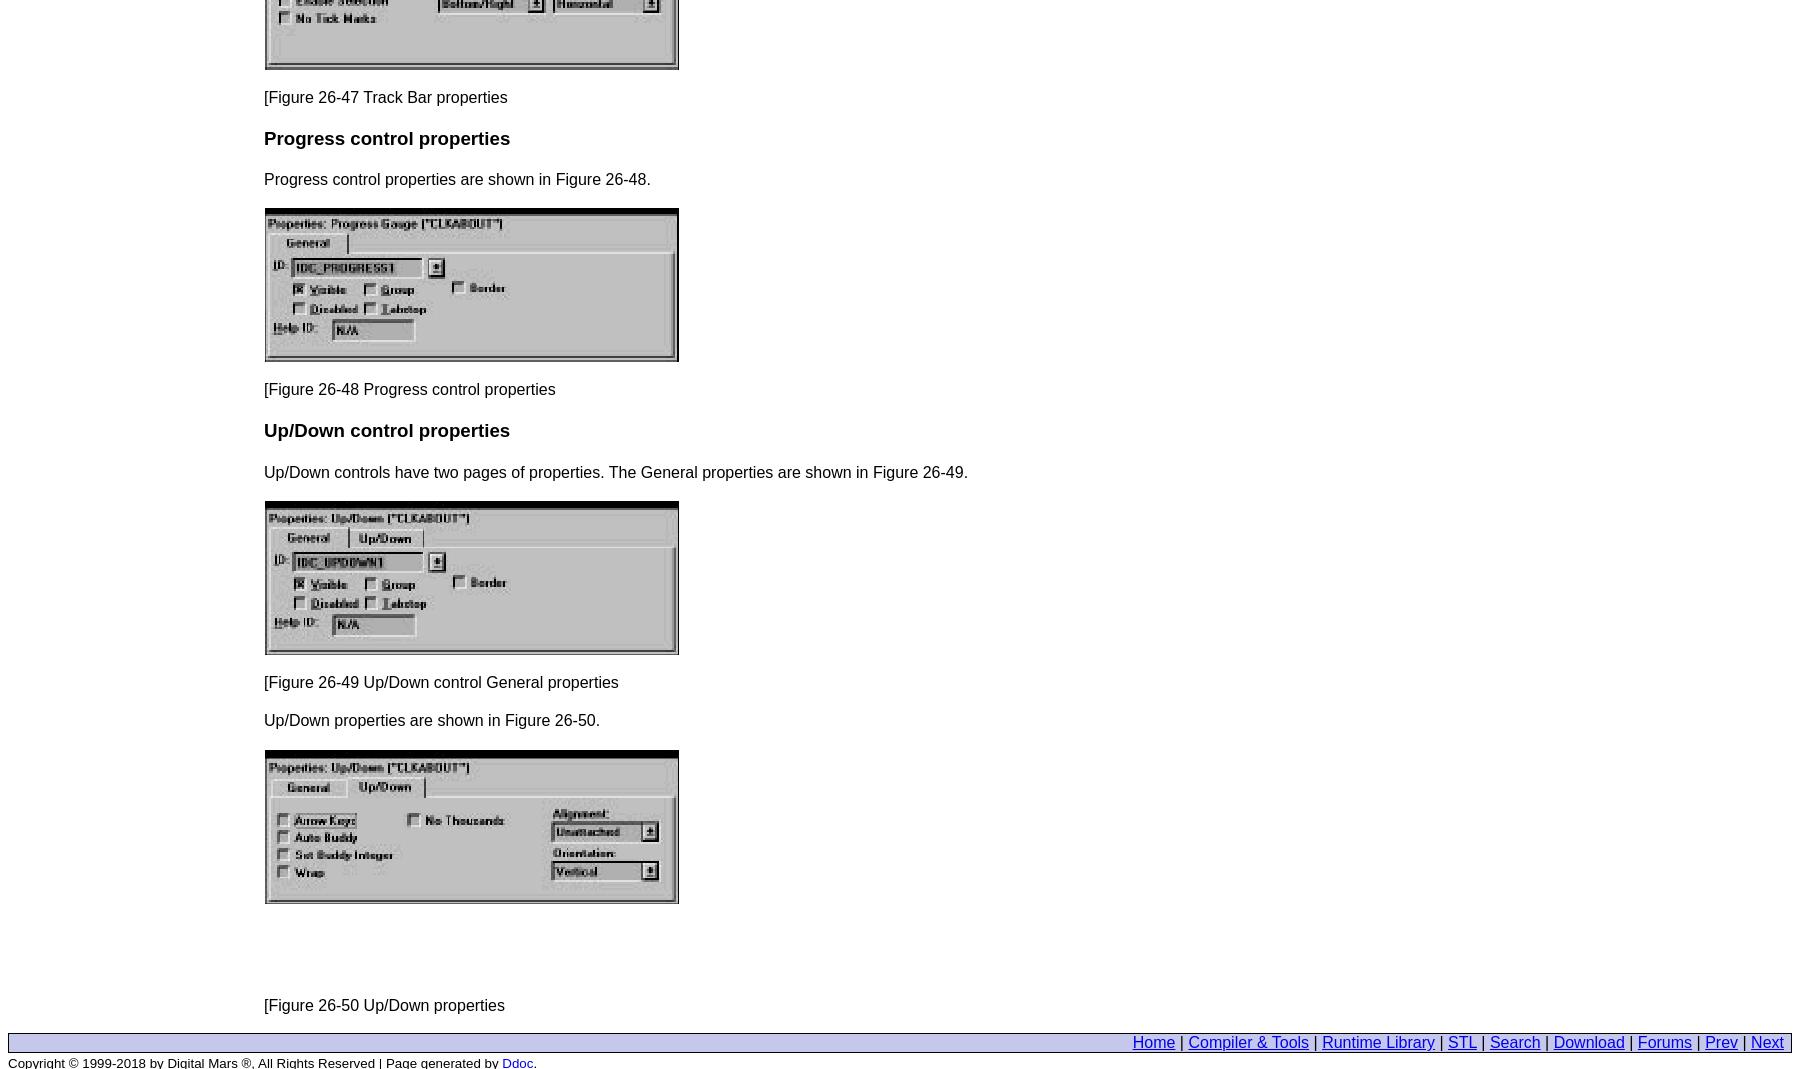  Describe the element at coordinates (615, 470) in the screenshot. I see `'Up/Down controls have two pages of properties. The General 
properties are shown in Figure 26-49.'` at that location.